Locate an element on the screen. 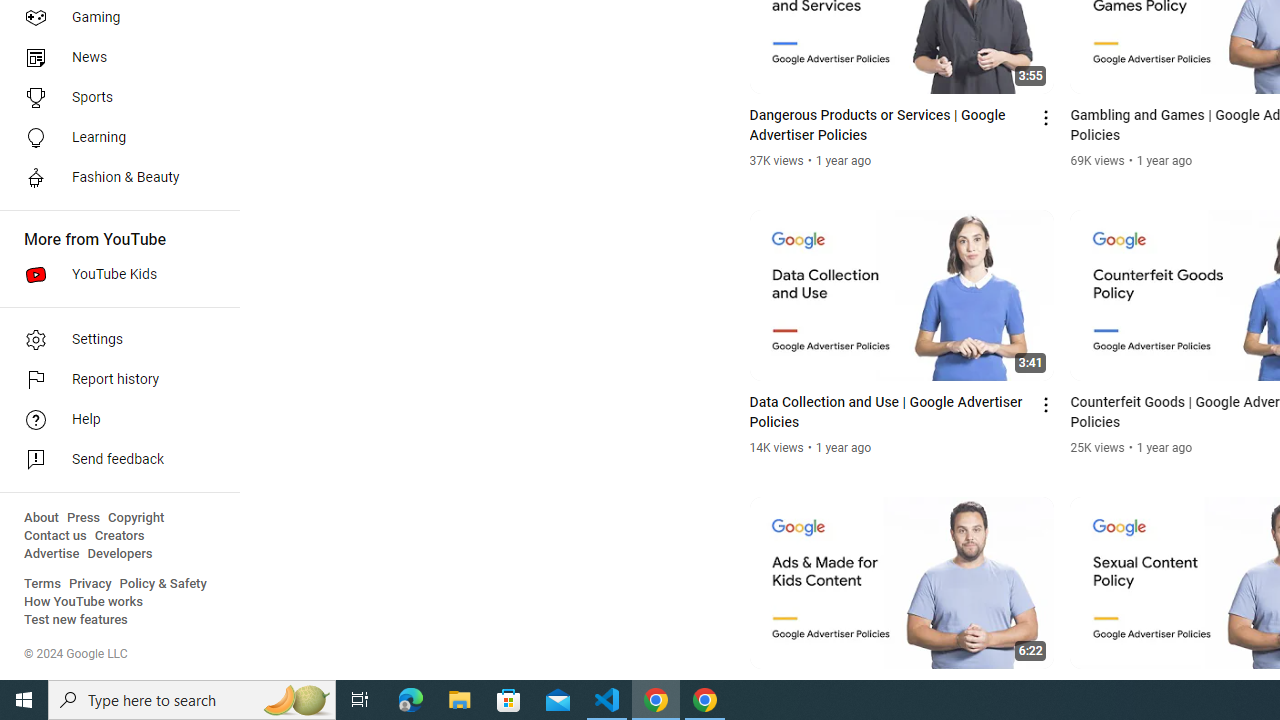 This screenshot has width=1280, height=720. 'About' is located at coordinates (41, 517).